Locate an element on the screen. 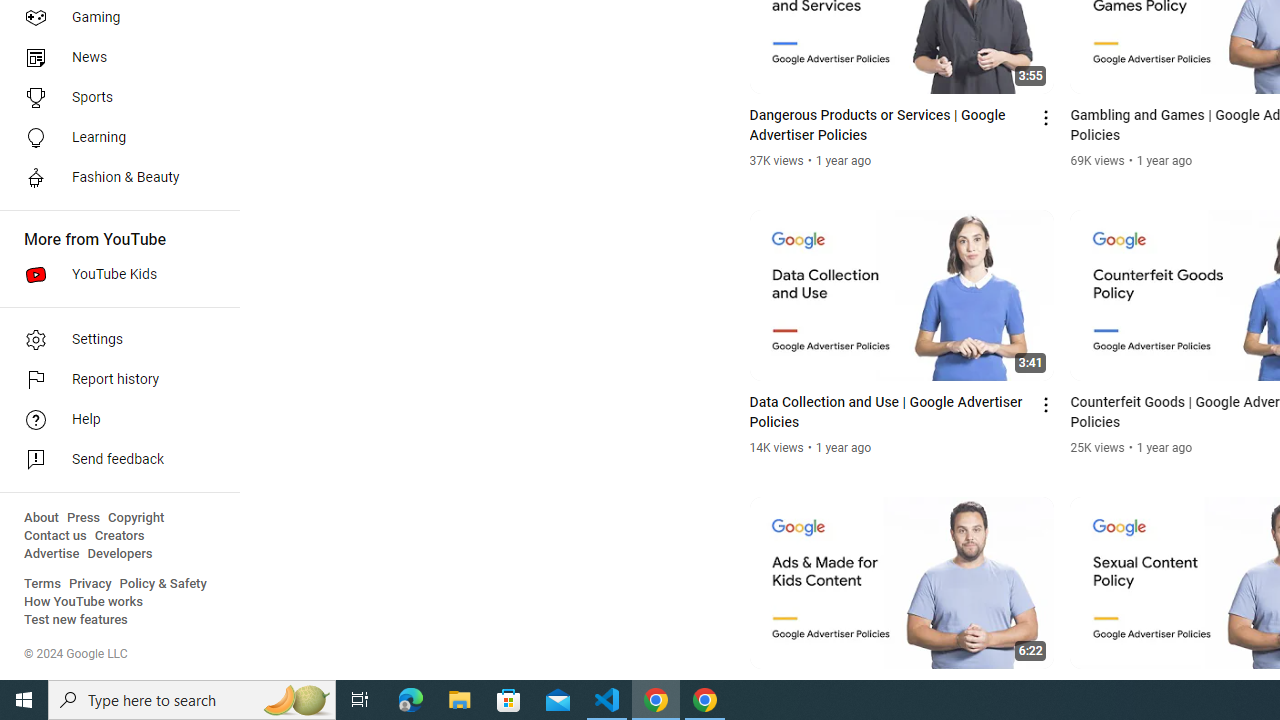 This screenshot has width=1280, height=720. 'About' is located at coordinates (41, 517).